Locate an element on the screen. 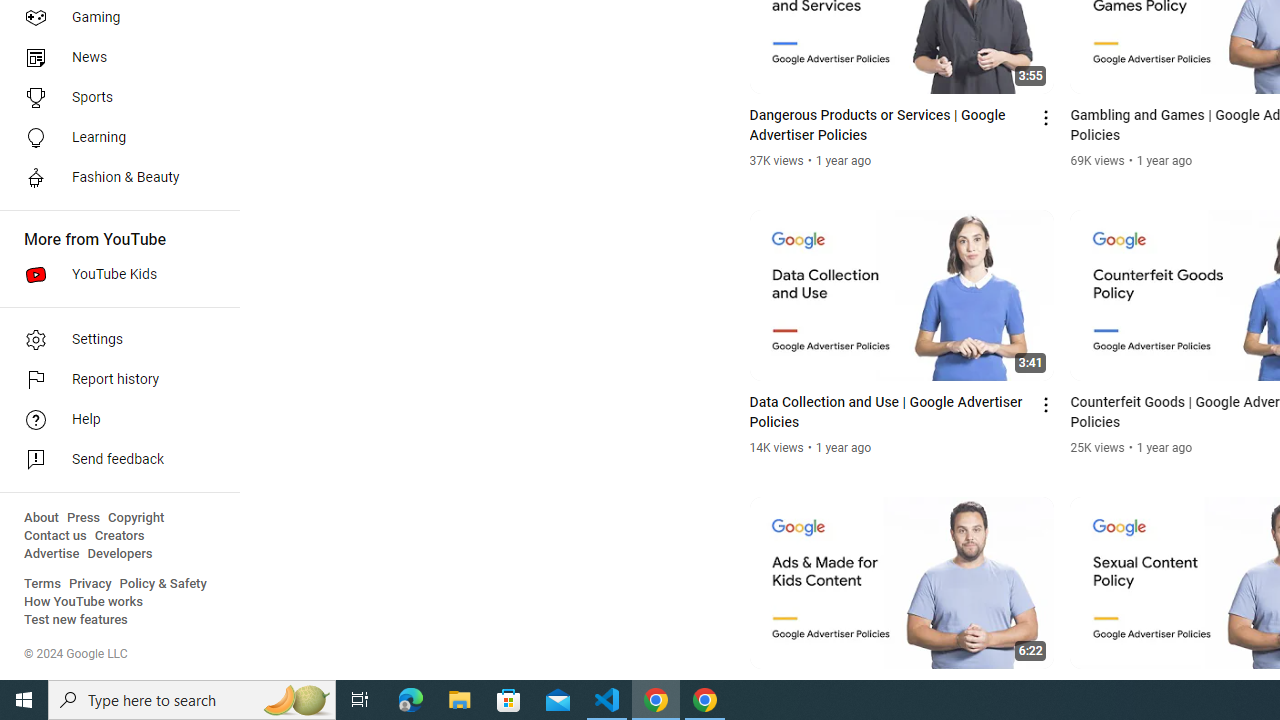 This screenshot has width=1280, height=720. 'About' is located at coordinates (41, 517).